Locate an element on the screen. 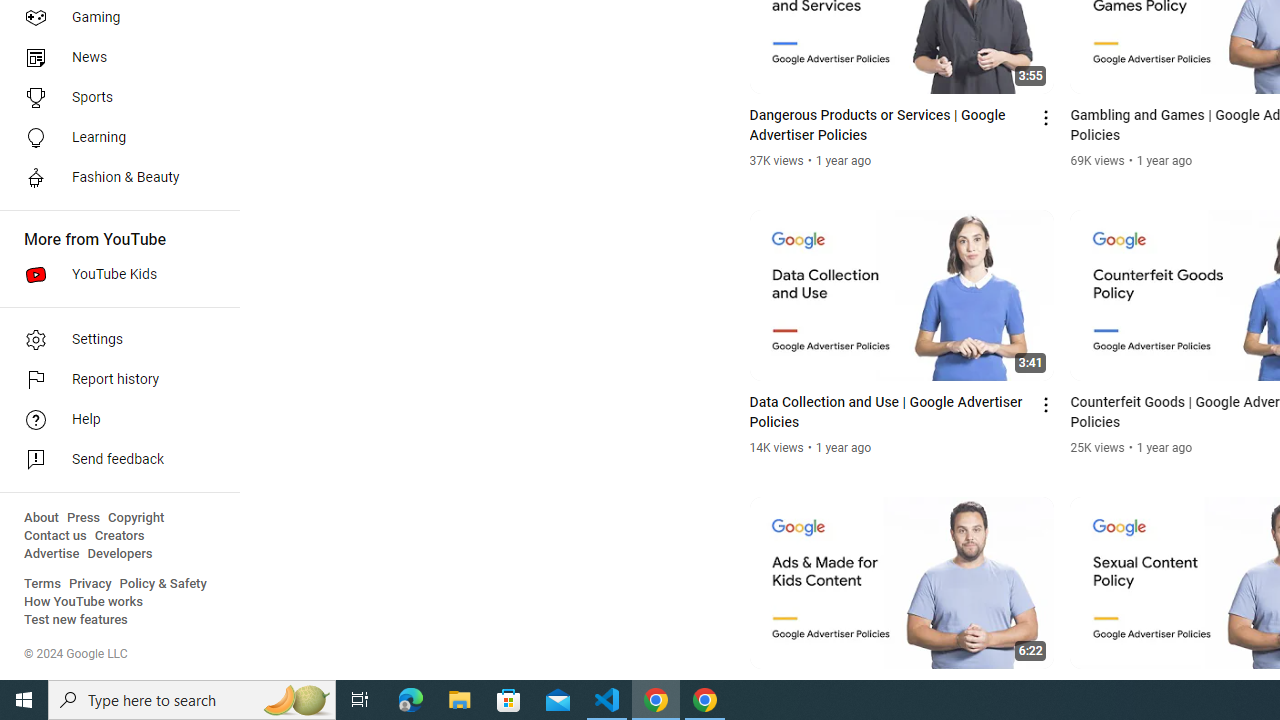 This screenshot has width=1280, height=720. 'About' is located at coordinates (41, 517).